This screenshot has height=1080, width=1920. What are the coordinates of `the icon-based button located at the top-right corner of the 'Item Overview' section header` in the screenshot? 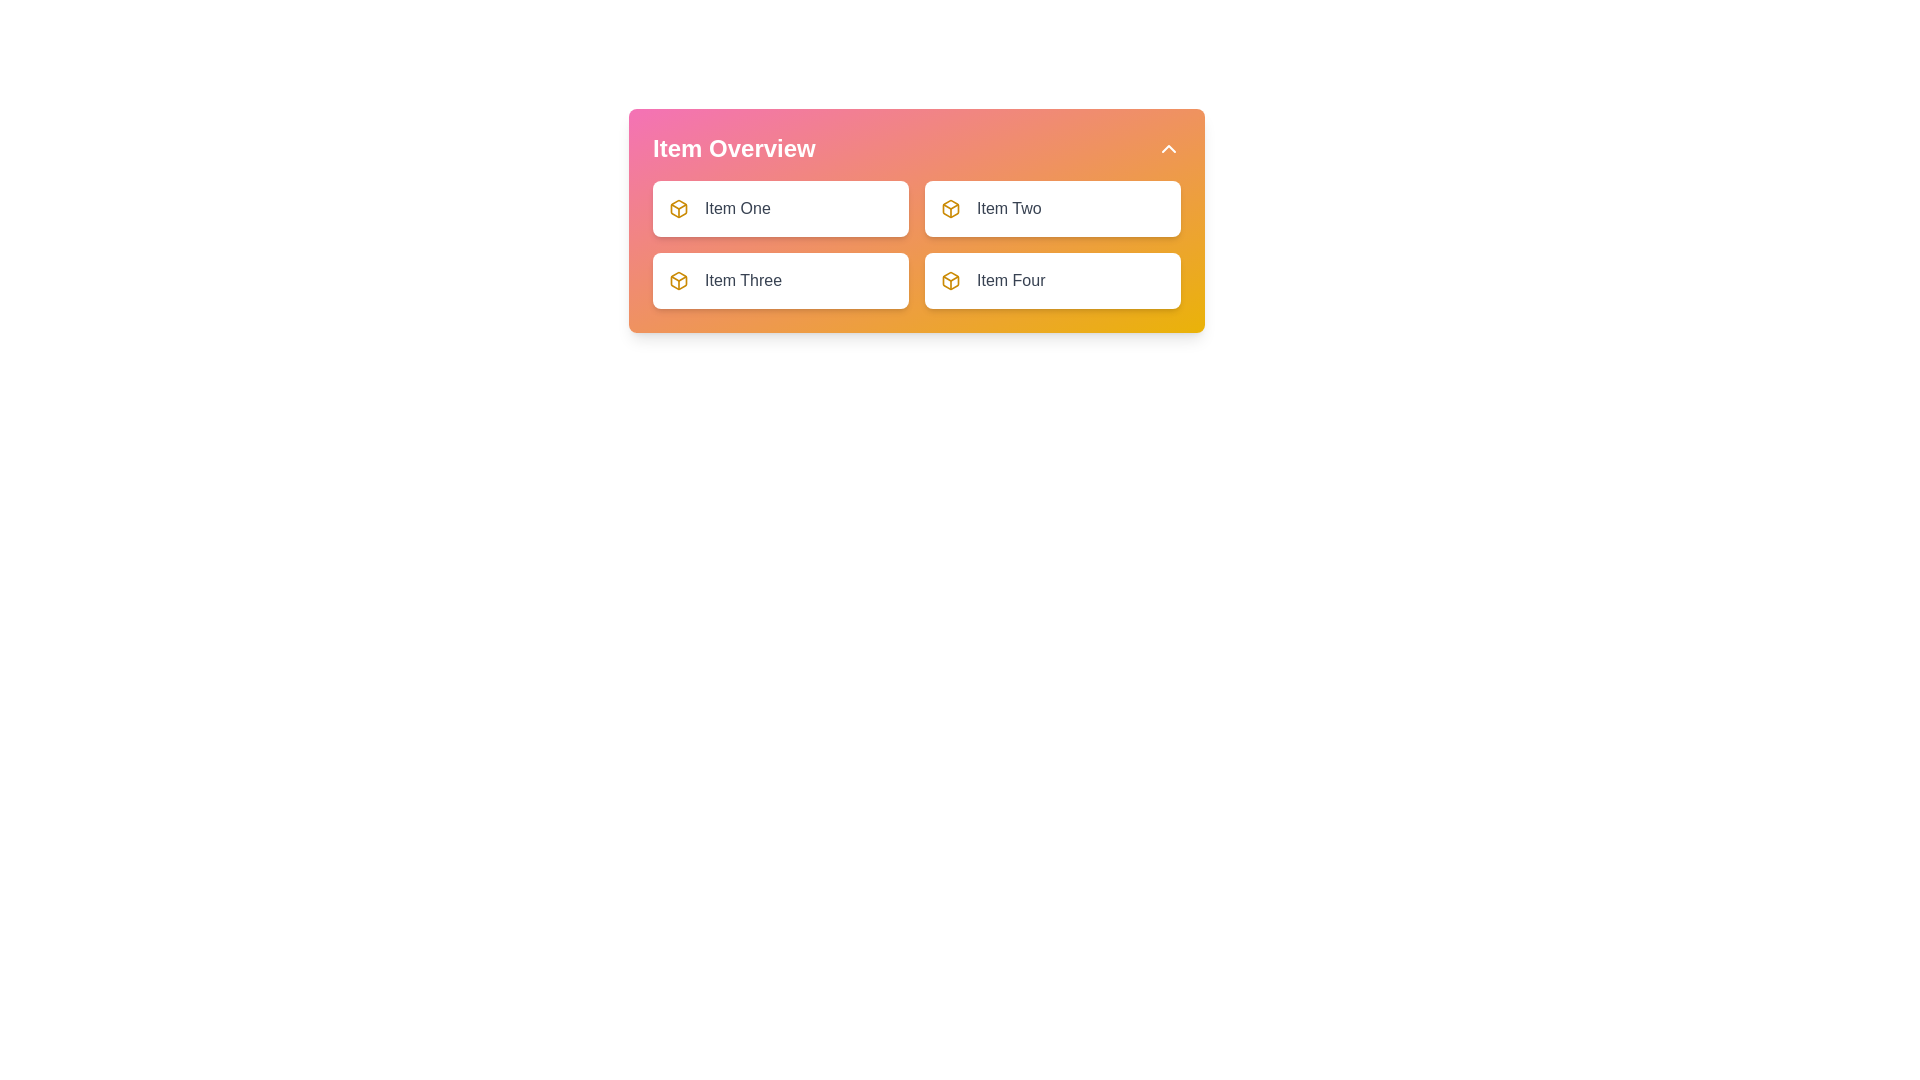 It's located at (1169, 148).